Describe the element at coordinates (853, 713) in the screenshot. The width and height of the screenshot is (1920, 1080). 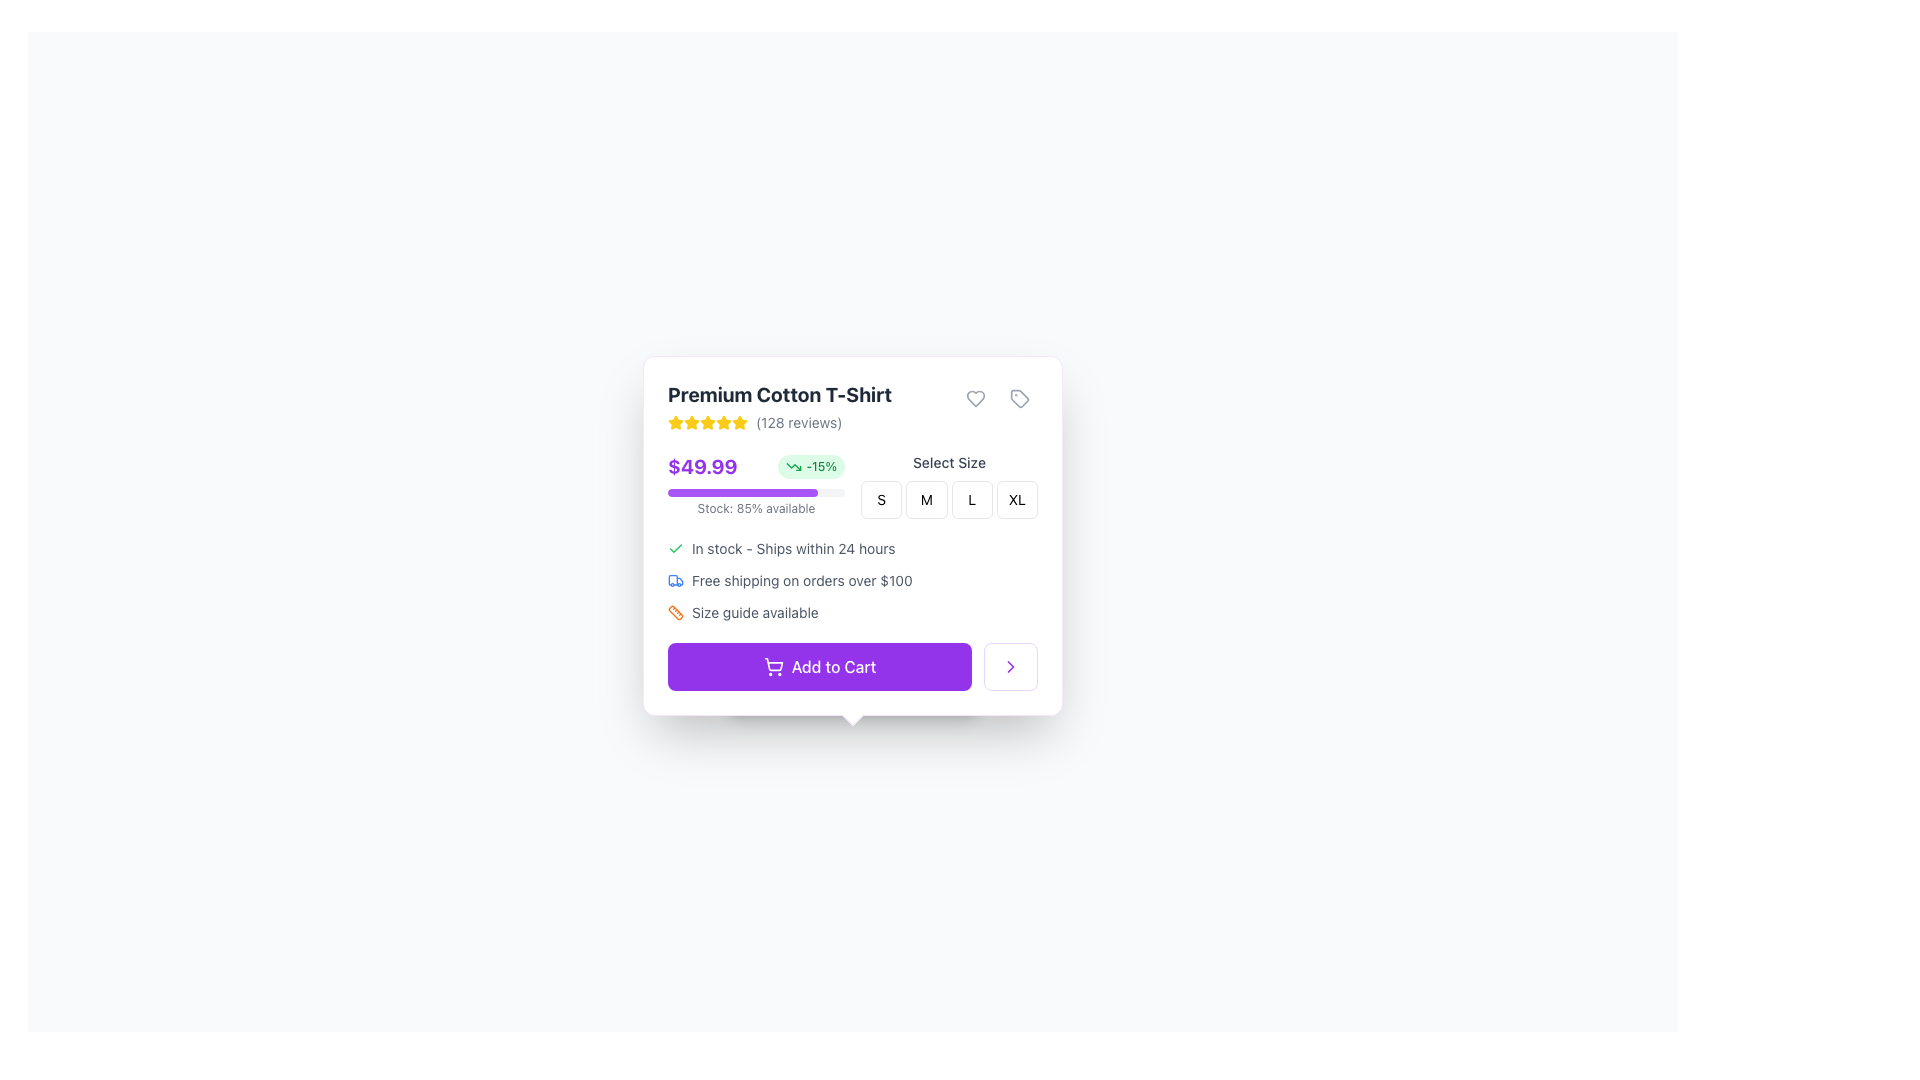
I see `the decorative pointer located at the bottom center of the white card layout, which indicates a relationship with the associated content beneath the 'Add to Cart' button` at that location.